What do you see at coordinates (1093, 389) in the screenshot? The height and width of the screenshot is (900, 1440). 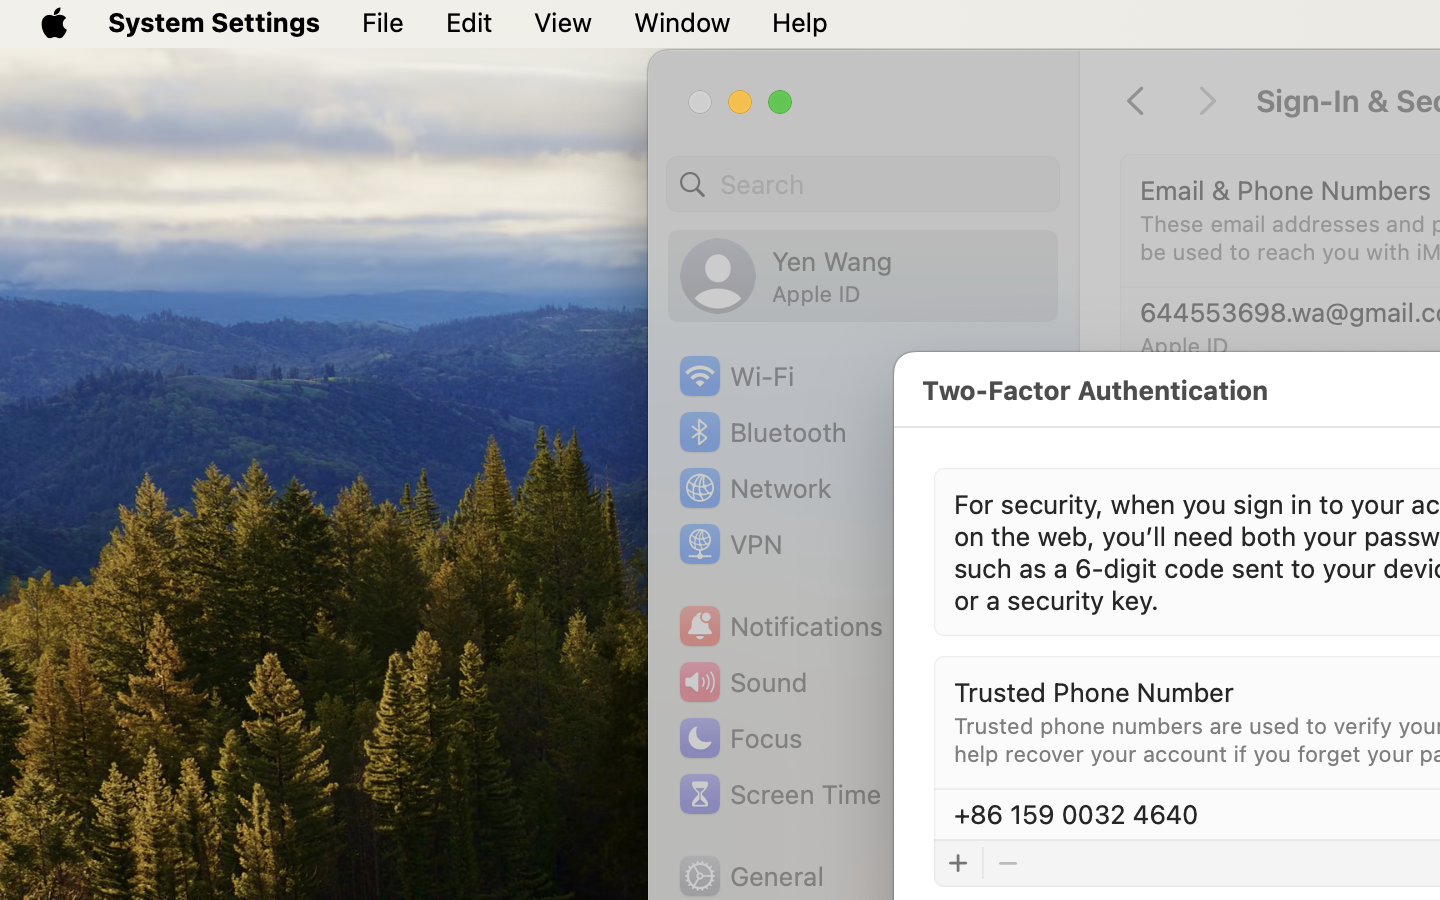 I see `'Two‑Factor Authentication'` at bounding box center [1093, 389].